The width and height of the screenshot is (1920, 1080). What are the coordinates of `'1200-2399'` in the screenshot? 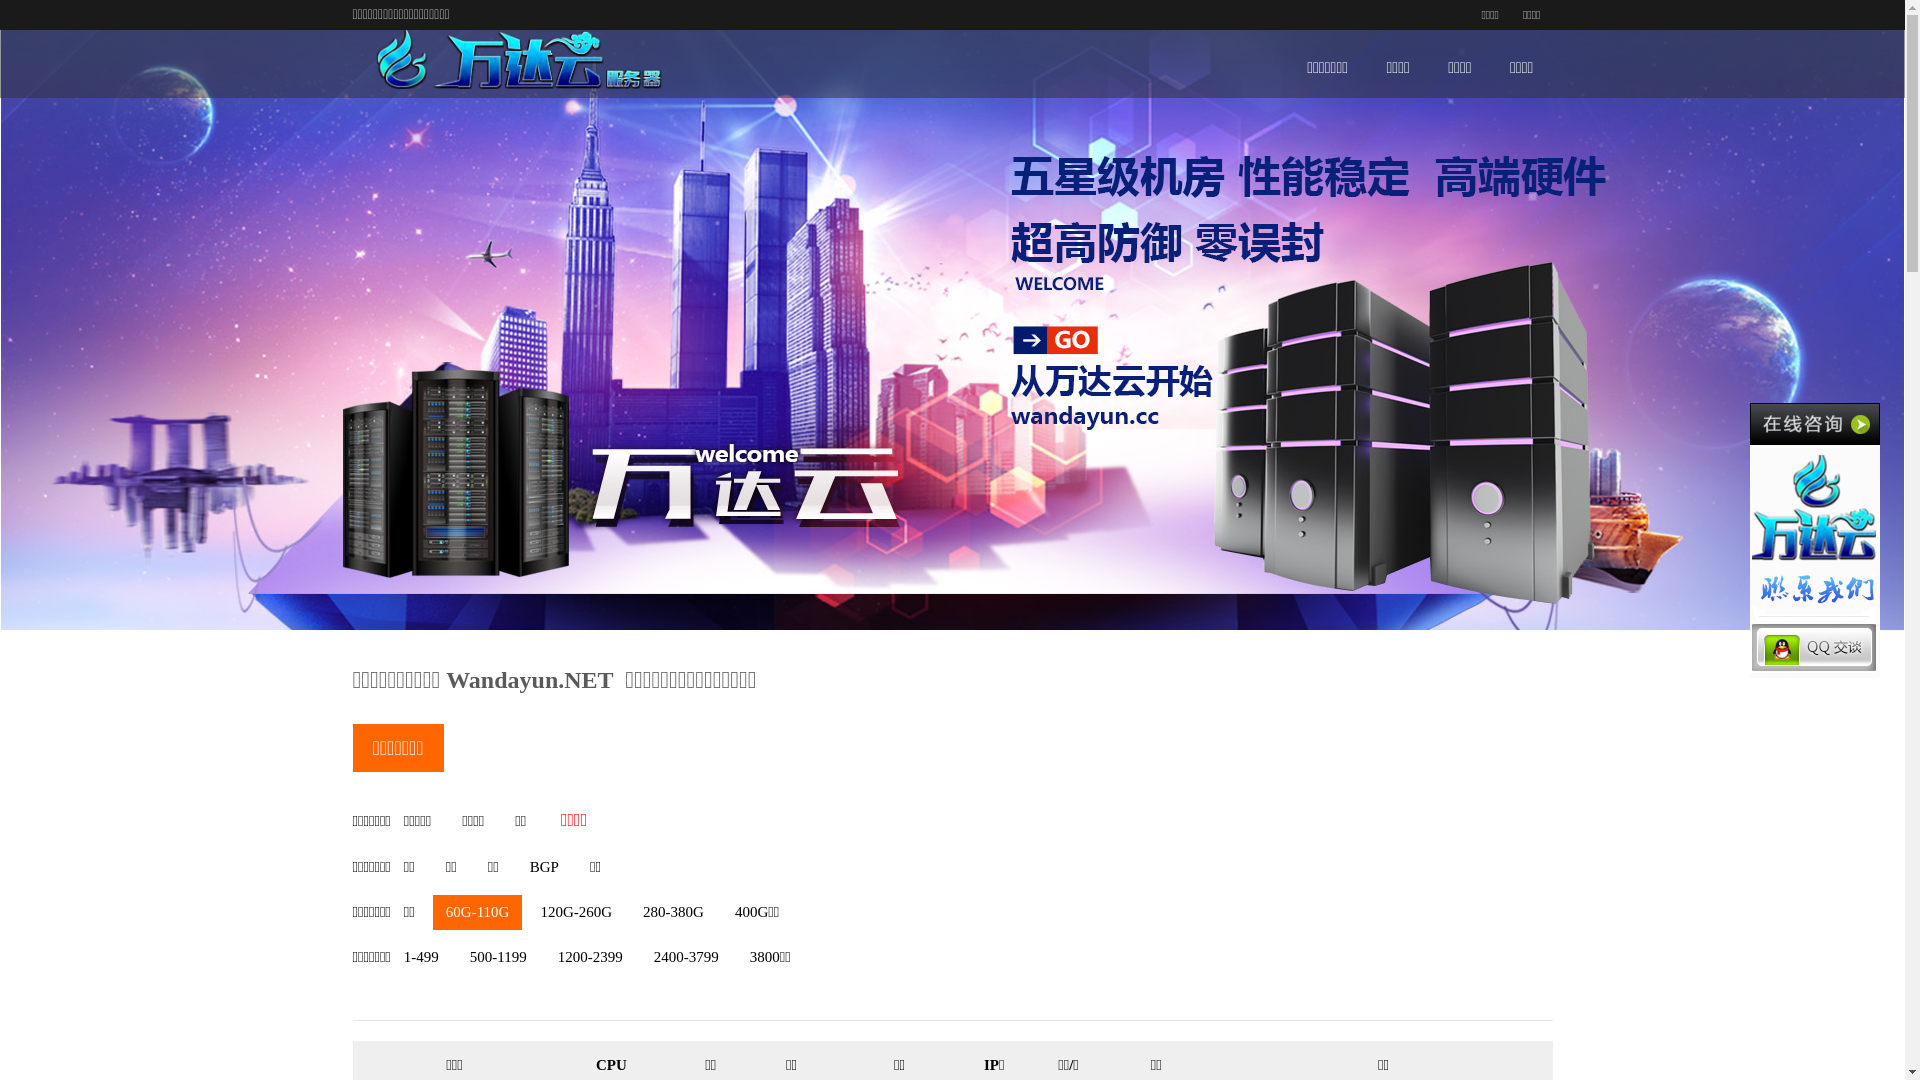 It's located at (589, 956).